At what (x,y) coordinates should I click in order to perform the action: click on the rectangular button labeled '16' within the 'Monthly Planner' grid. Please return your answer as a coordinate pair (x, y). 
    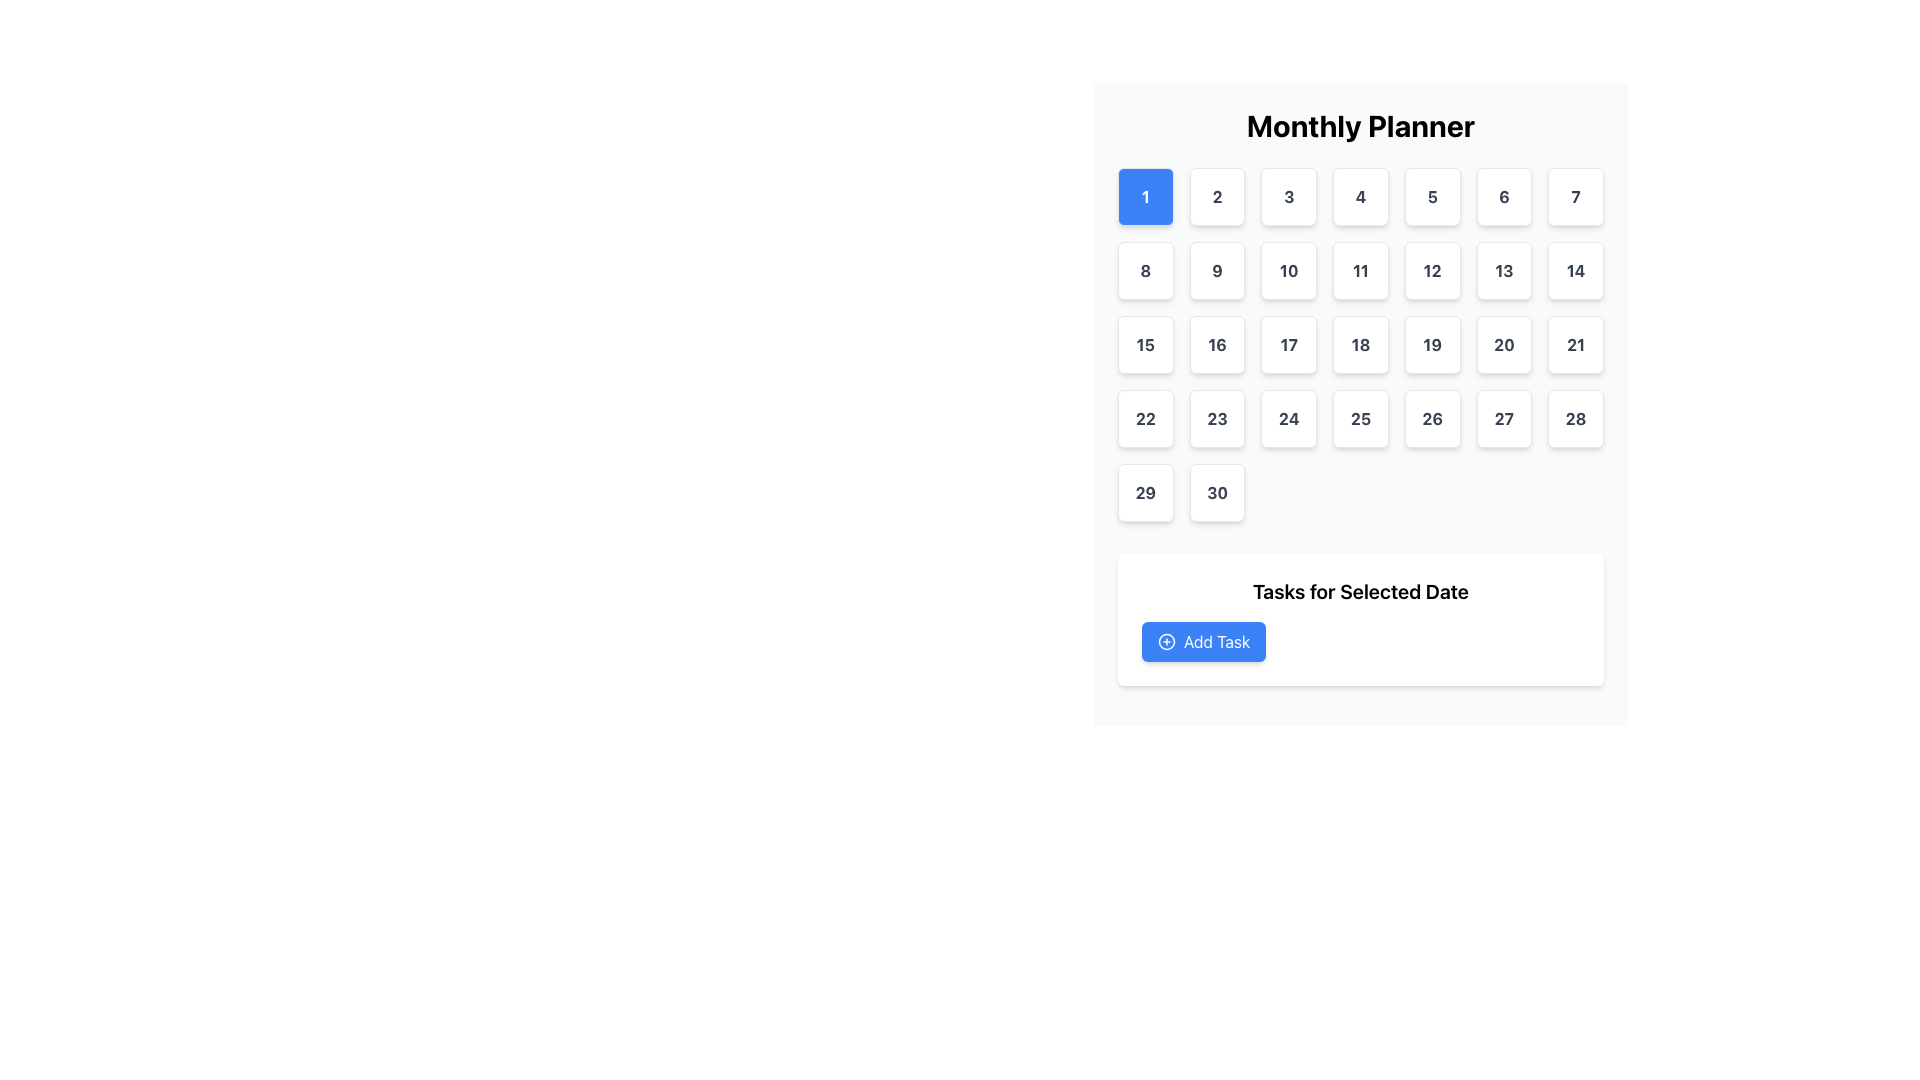
    Looking at the image, I should click on (1216, 343).